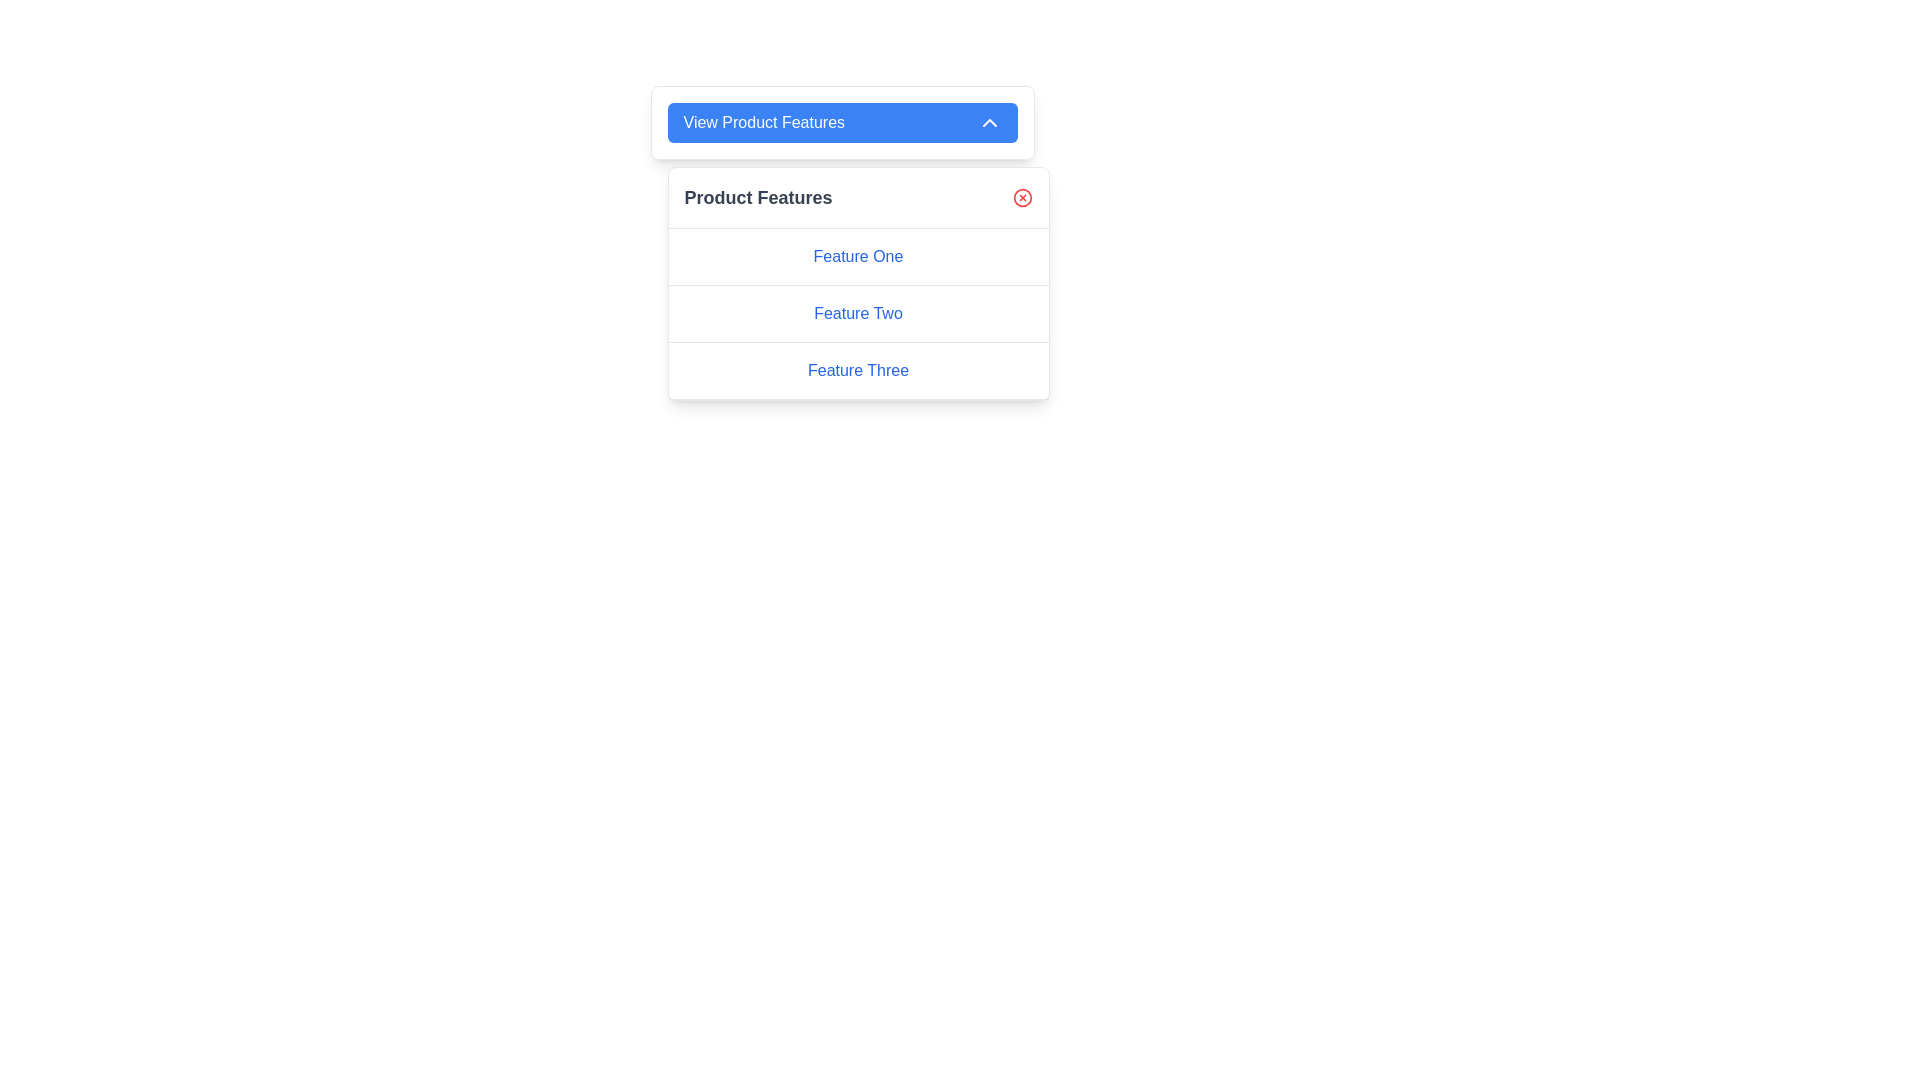 This screenshot has height=1080, width=1920. What do you see at coordinates (858, 255) in the screenshot?
I see `the text label for 'Feature One' in the 'Product Features' section` at bounding box center [858, 255].